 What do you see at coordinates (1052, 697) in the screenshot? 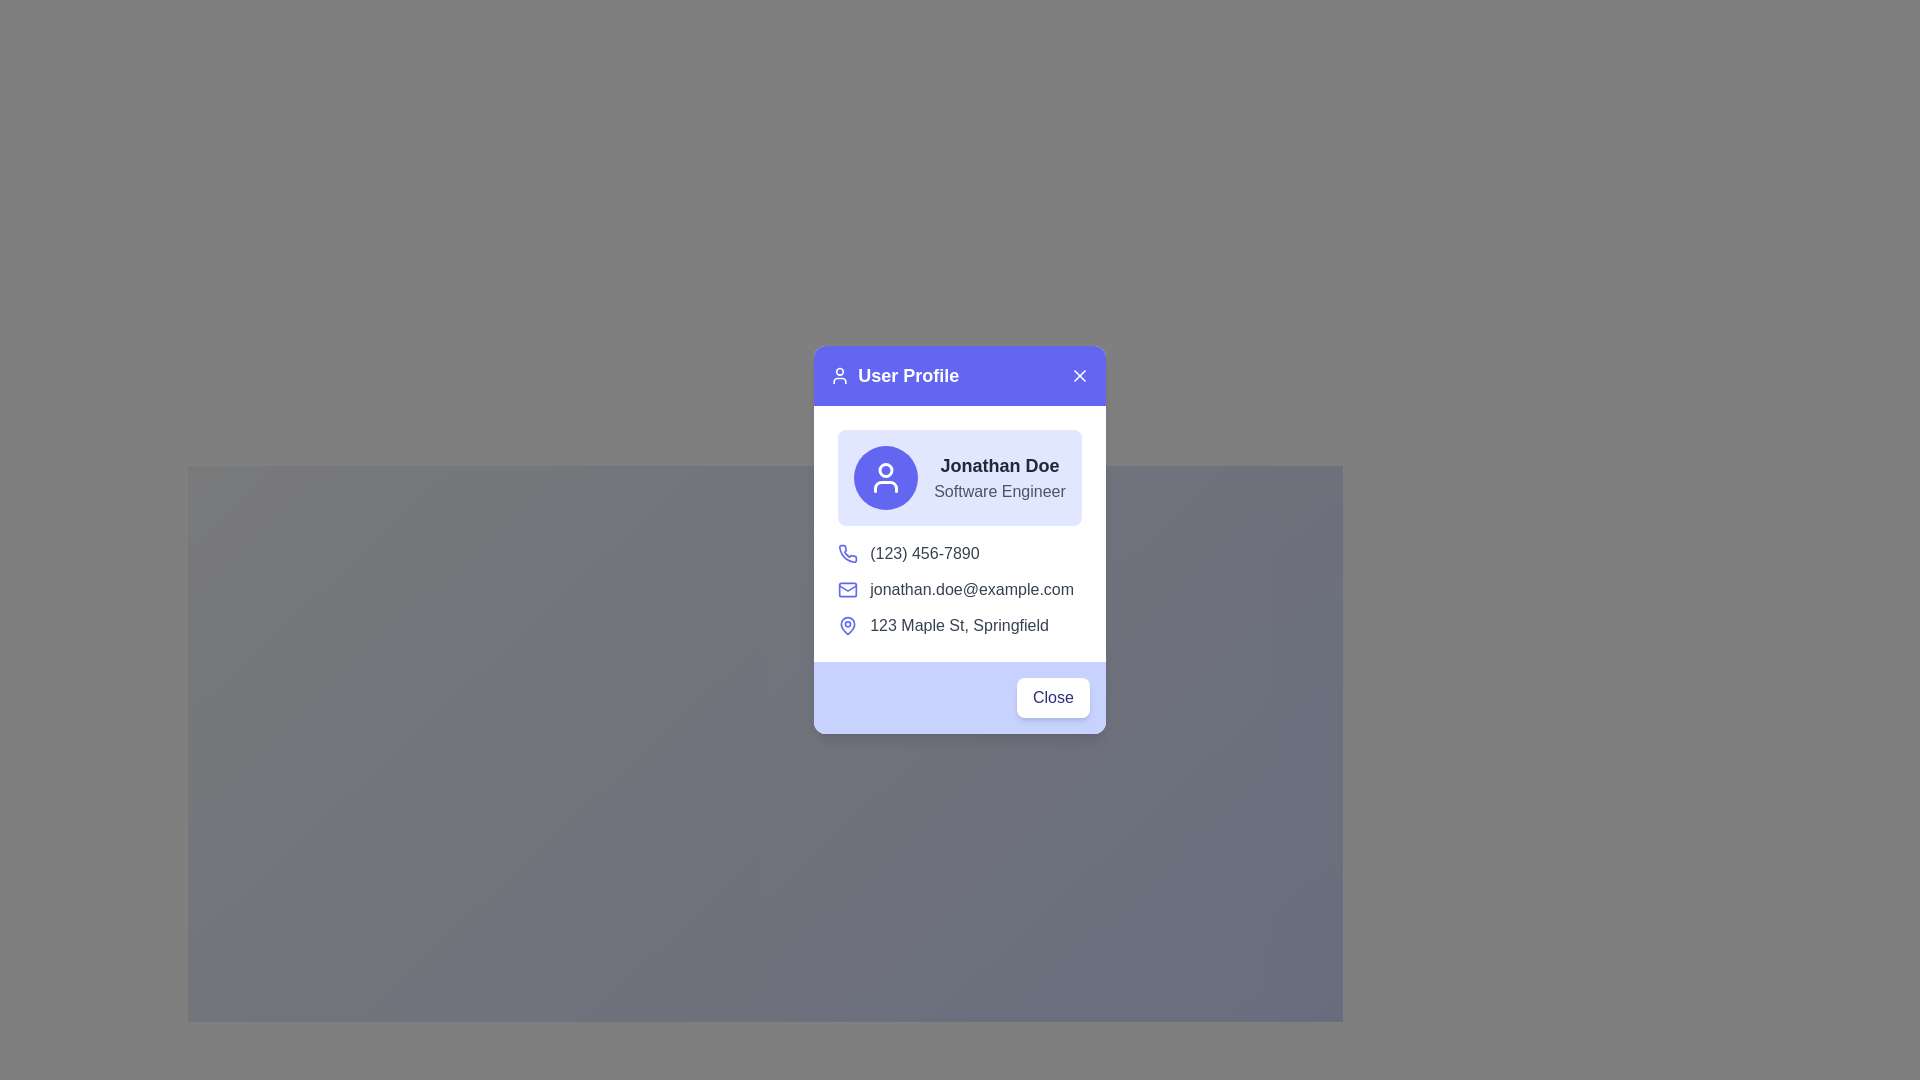
I see `the 'Close' button, which is a small rectangular button with rounded corners and indigo-blue text, located at the bottom-right corner of the dialog box` at bounding box center [1052, 697].